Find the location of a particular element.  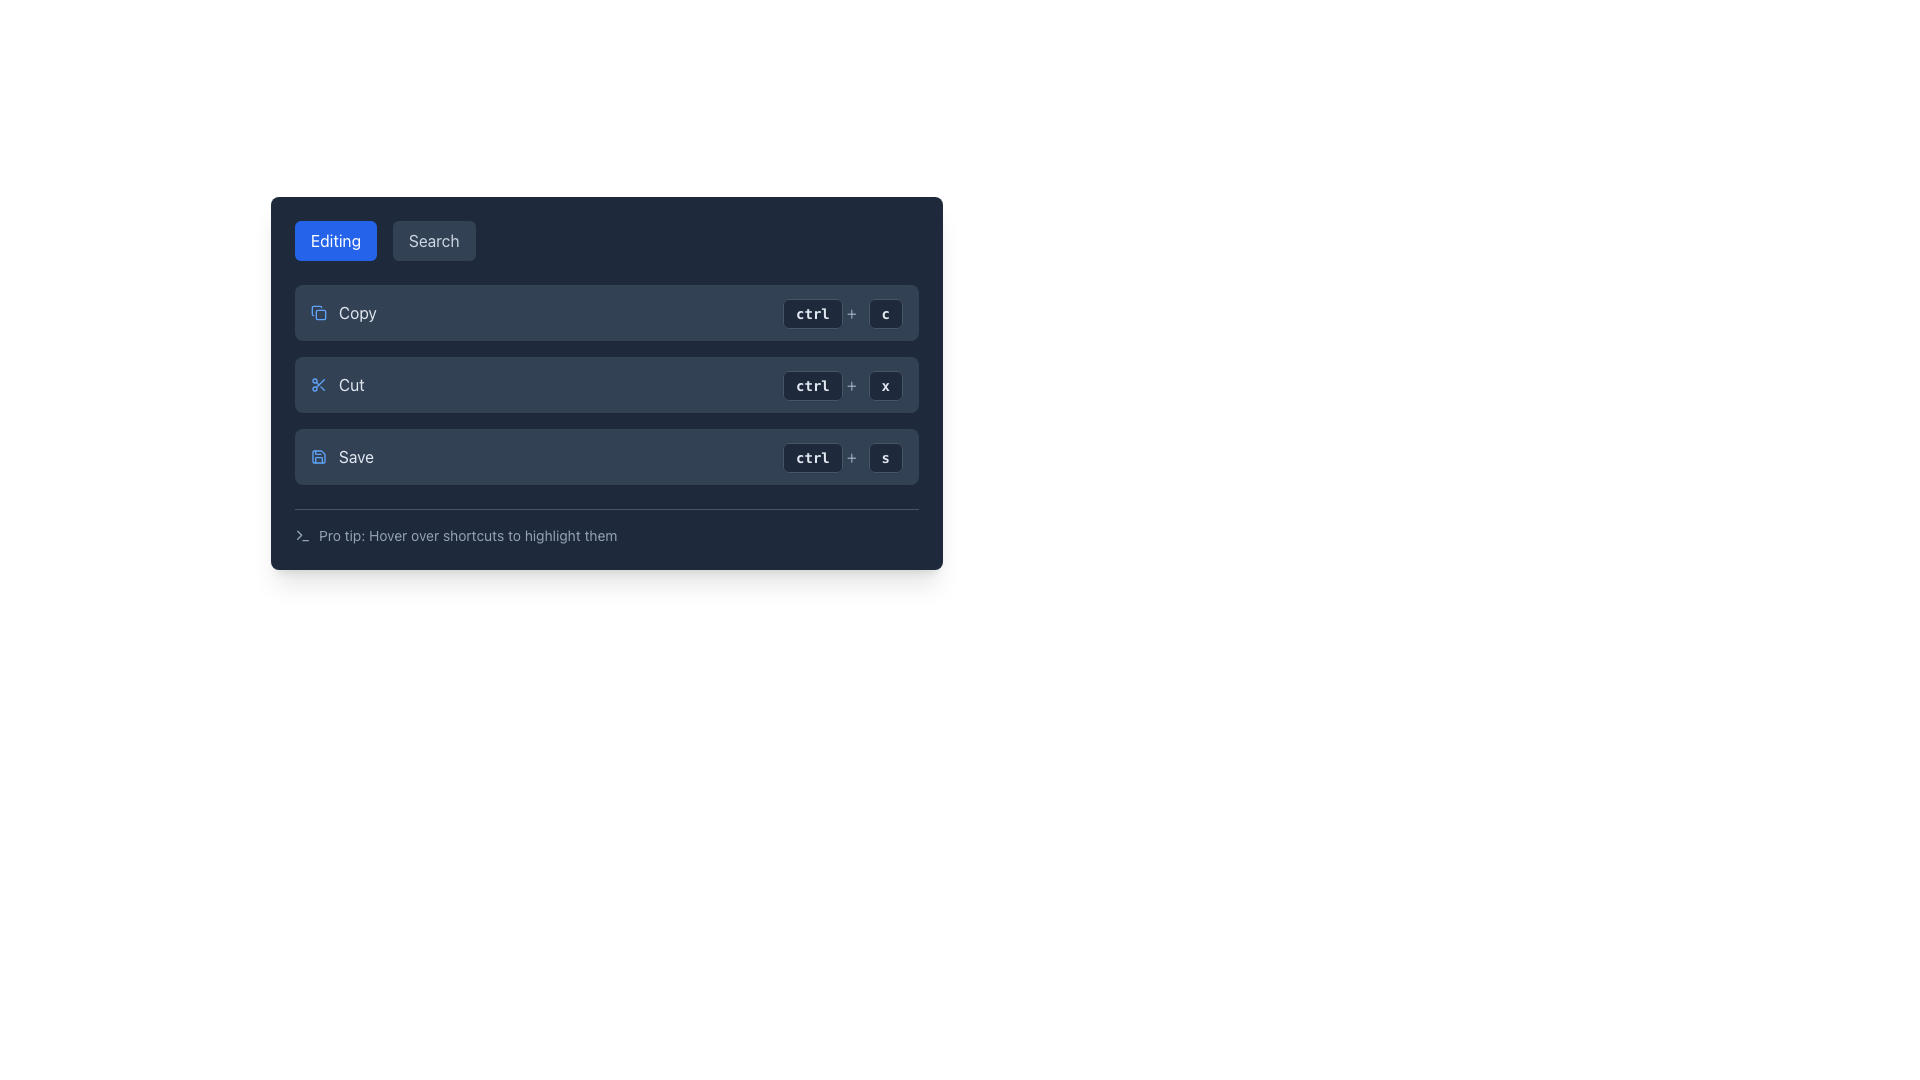

the stylized button-like display for the keyboard shortcut representation labeled 'ctrl+' which is part of the 'Save' shortcut keys is located at coordinates (821, 456).